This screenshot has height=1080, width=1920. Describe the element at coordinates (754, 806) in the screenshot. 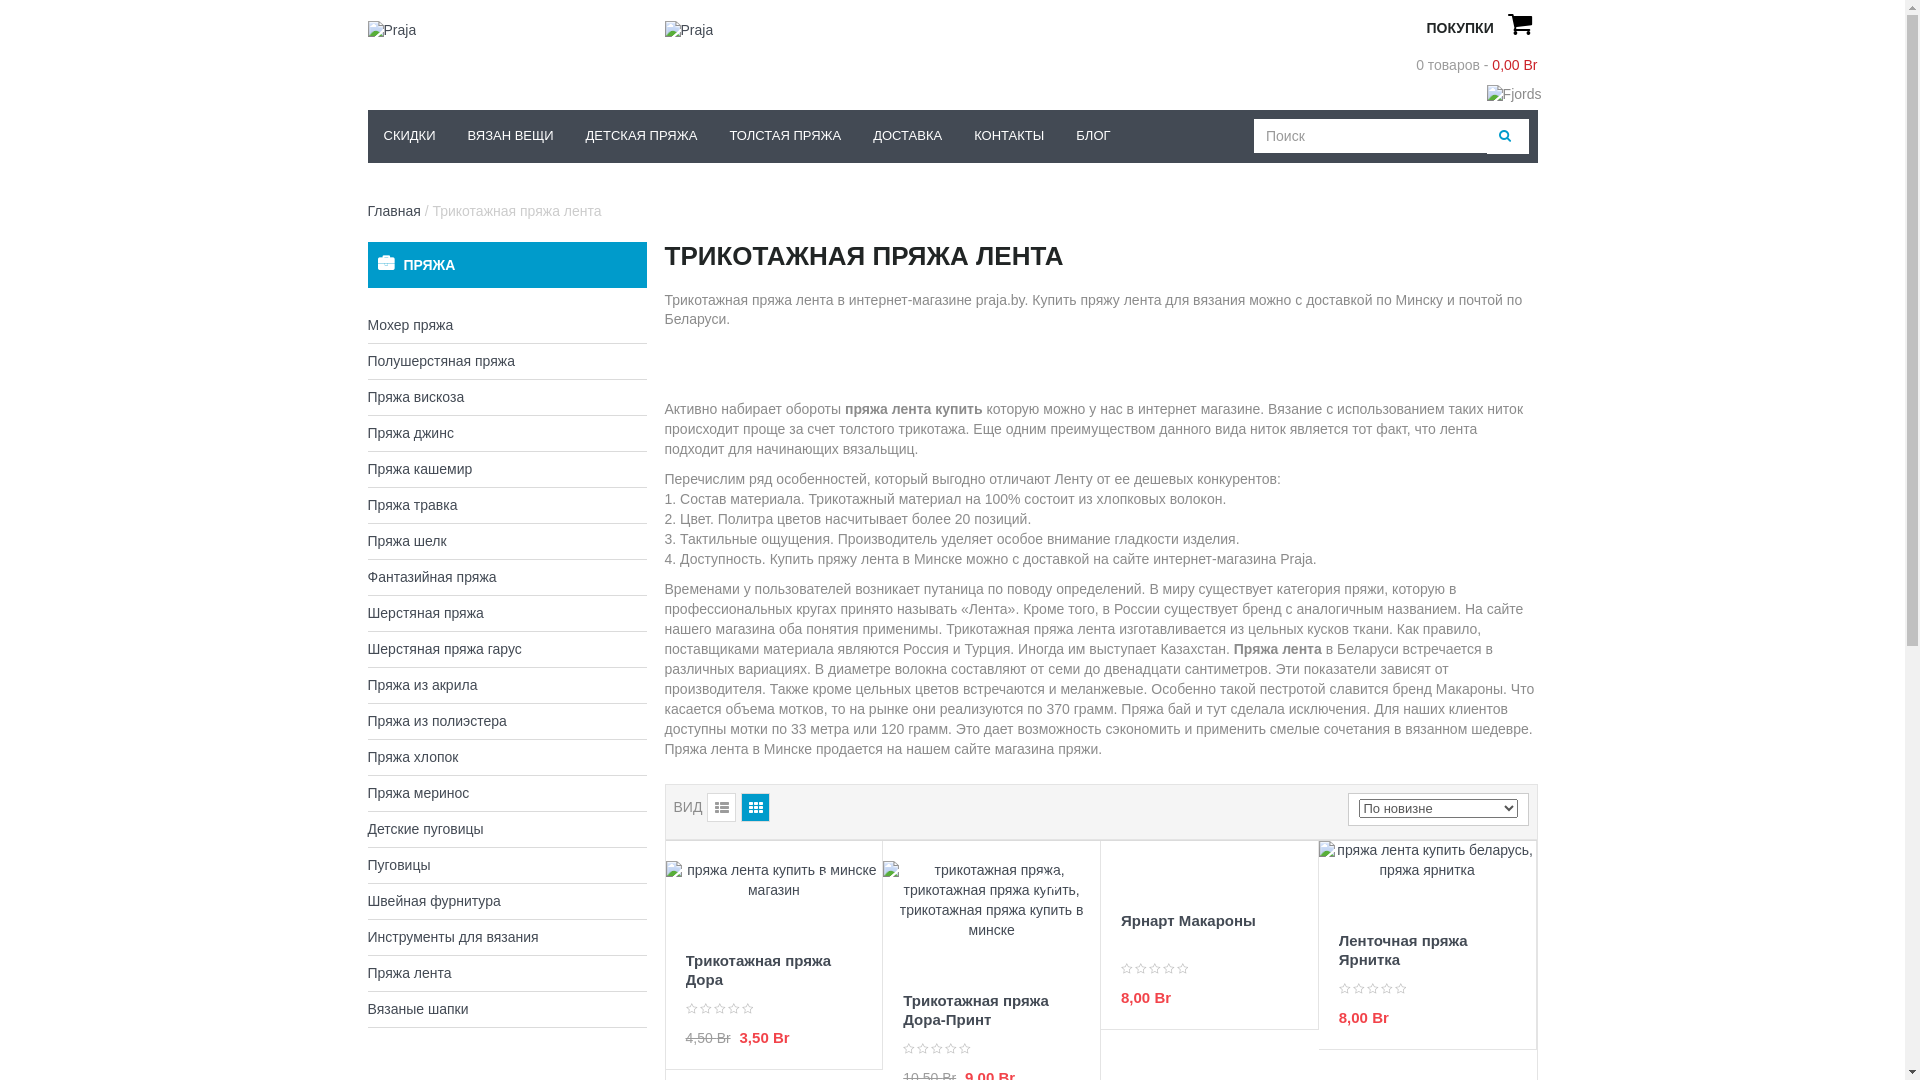

I see `'Grid'` at that location.